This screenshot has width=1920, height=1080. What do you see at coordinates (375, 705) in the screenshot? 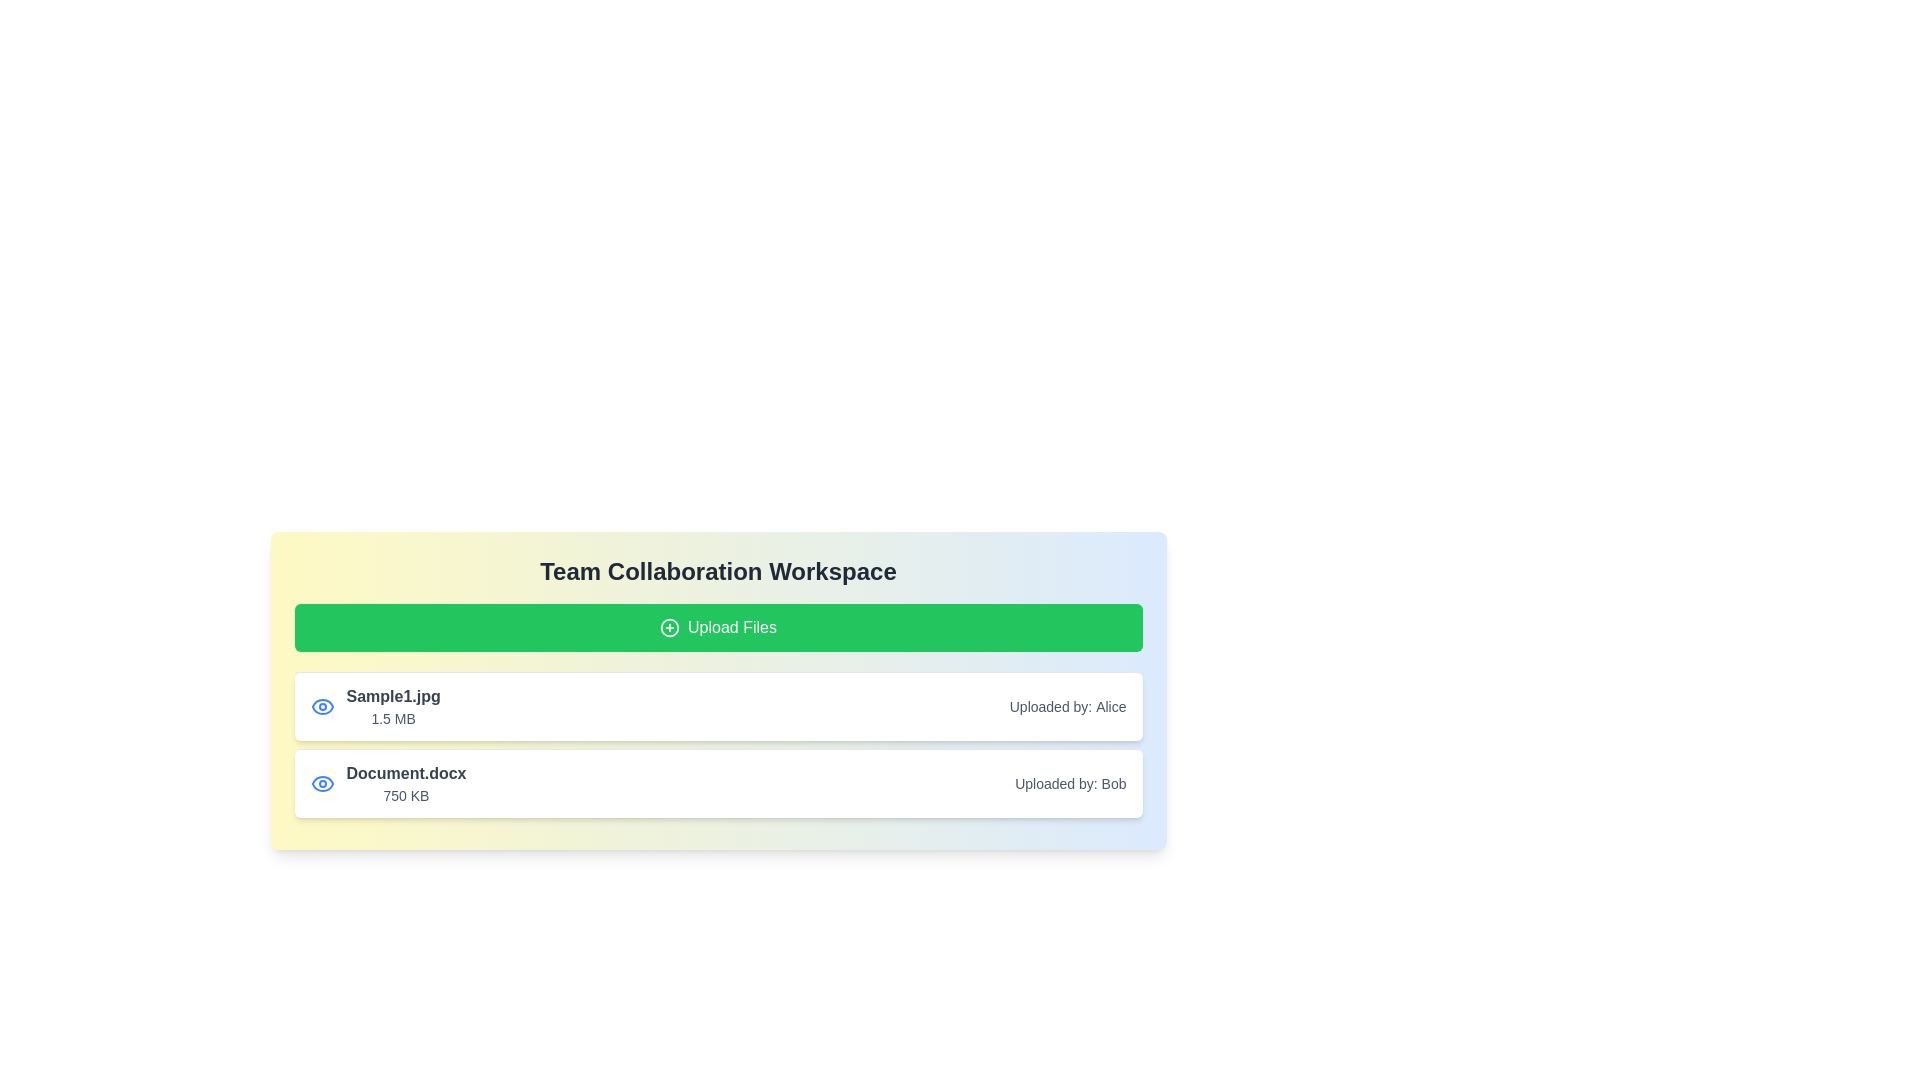
I see `the file entry display group that shows the filename 'Sample1.jpg'` at bounding box center [375, 705].